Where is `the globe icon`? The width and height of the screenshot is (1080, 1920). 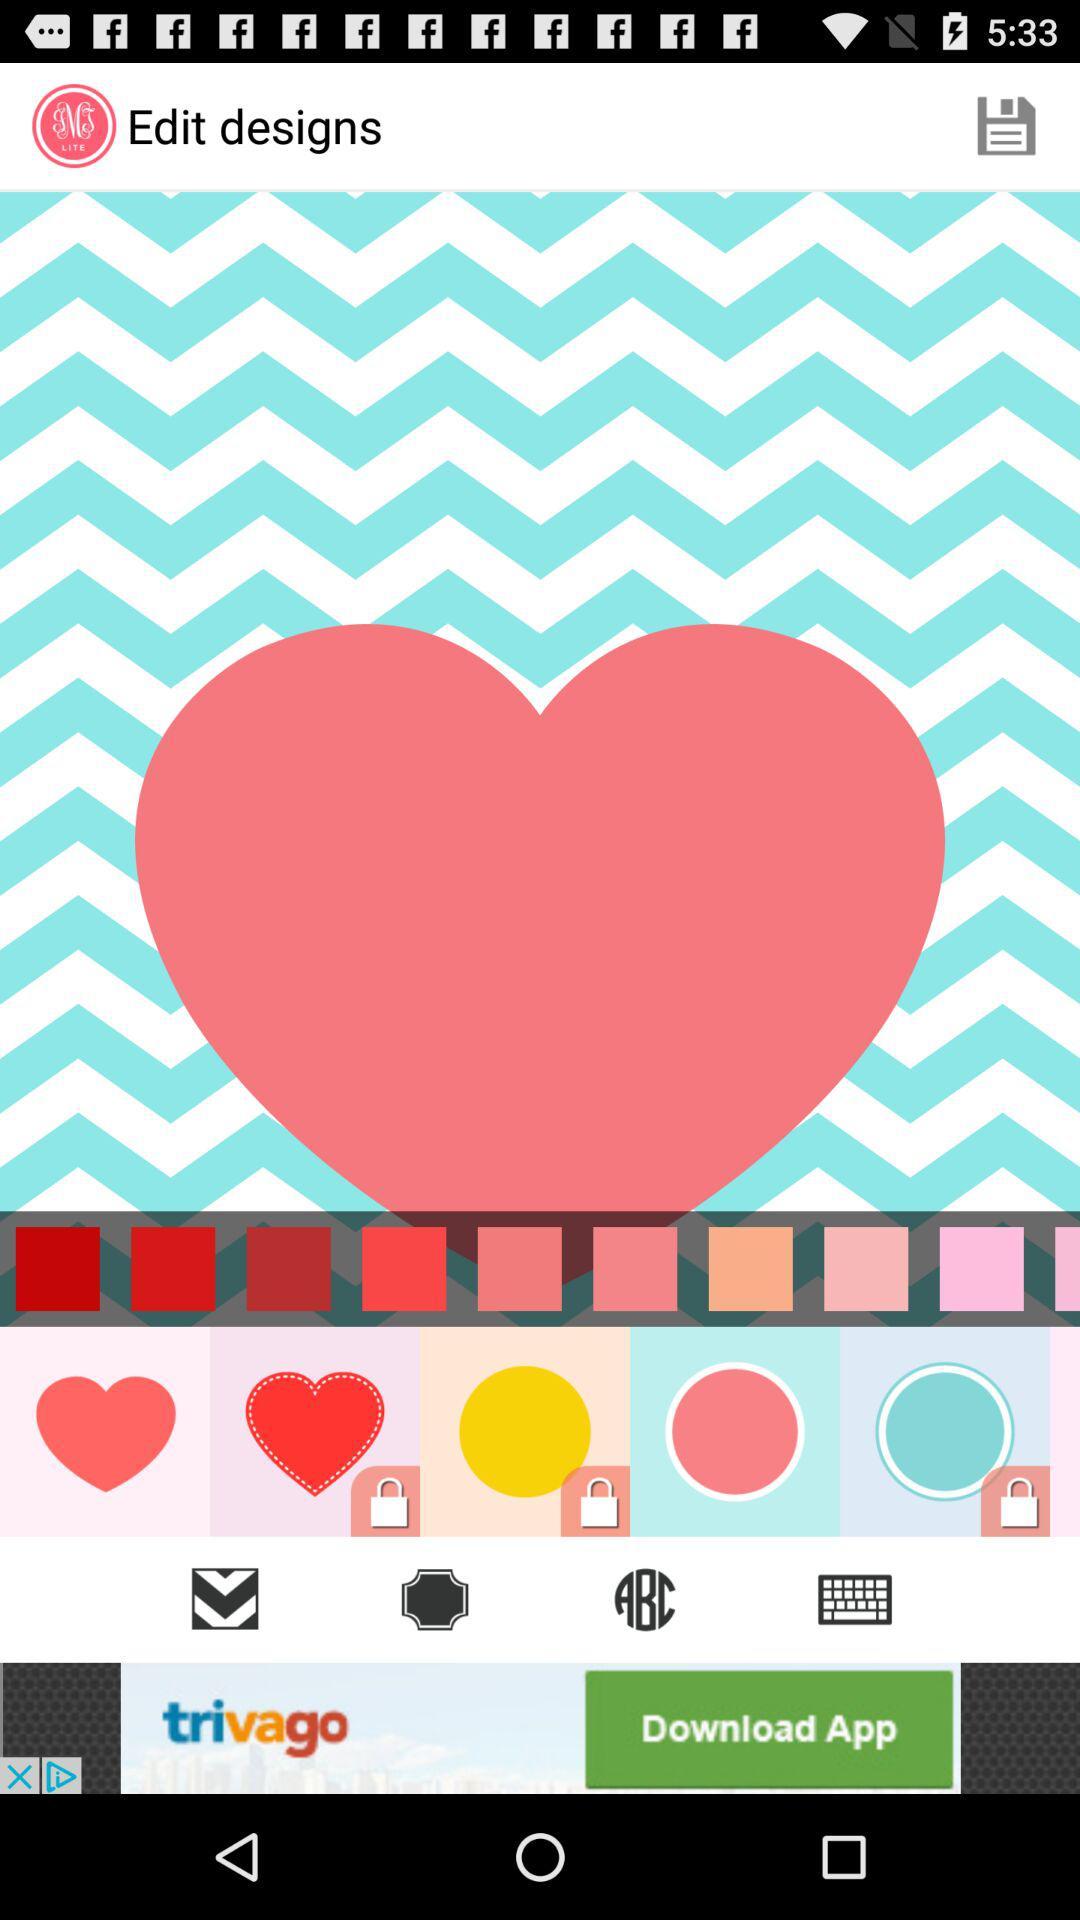 the globe icon is located at coordinates (644, 1598).